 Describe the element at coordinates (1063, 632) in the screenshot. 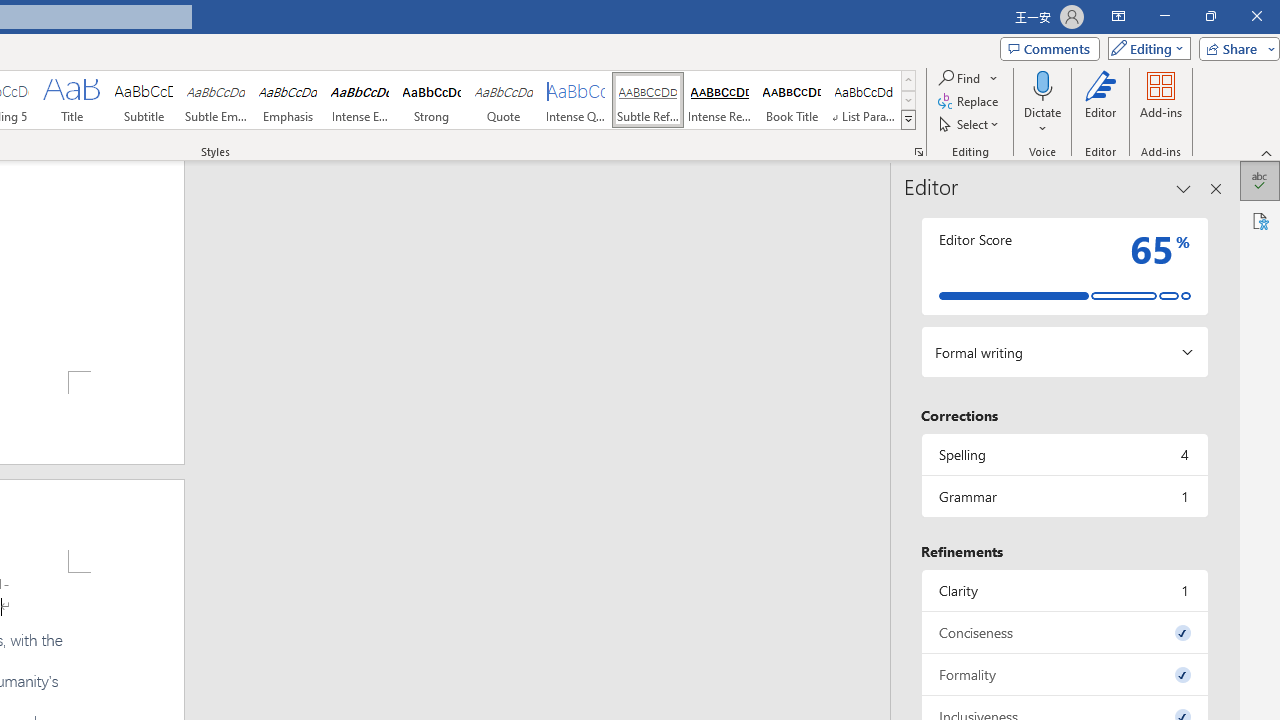

I see `'Conciseness, 0 issues. Press space or enter to review items.'` at that location.